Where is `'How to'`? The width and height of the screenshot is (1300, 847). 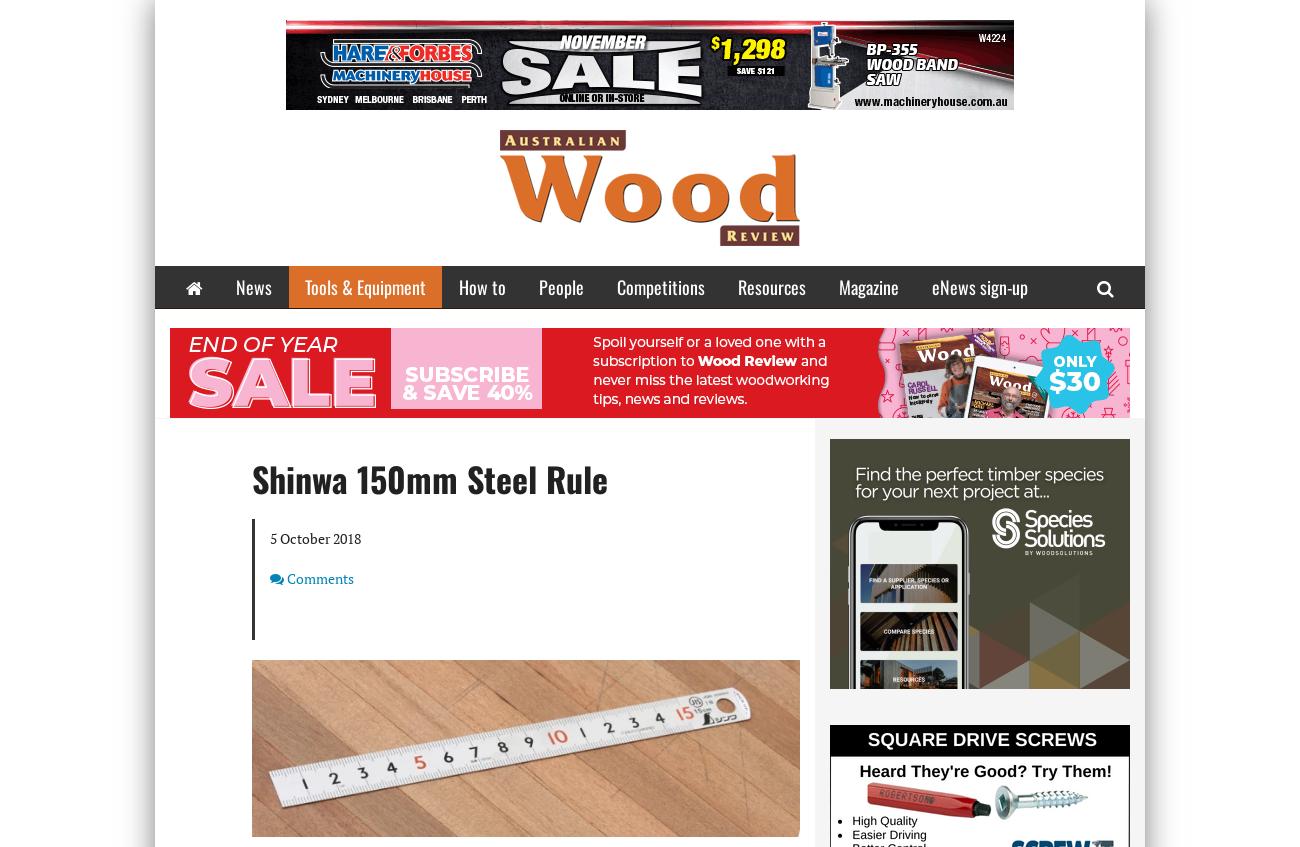
'How to' is located at coordinates (481, 285).